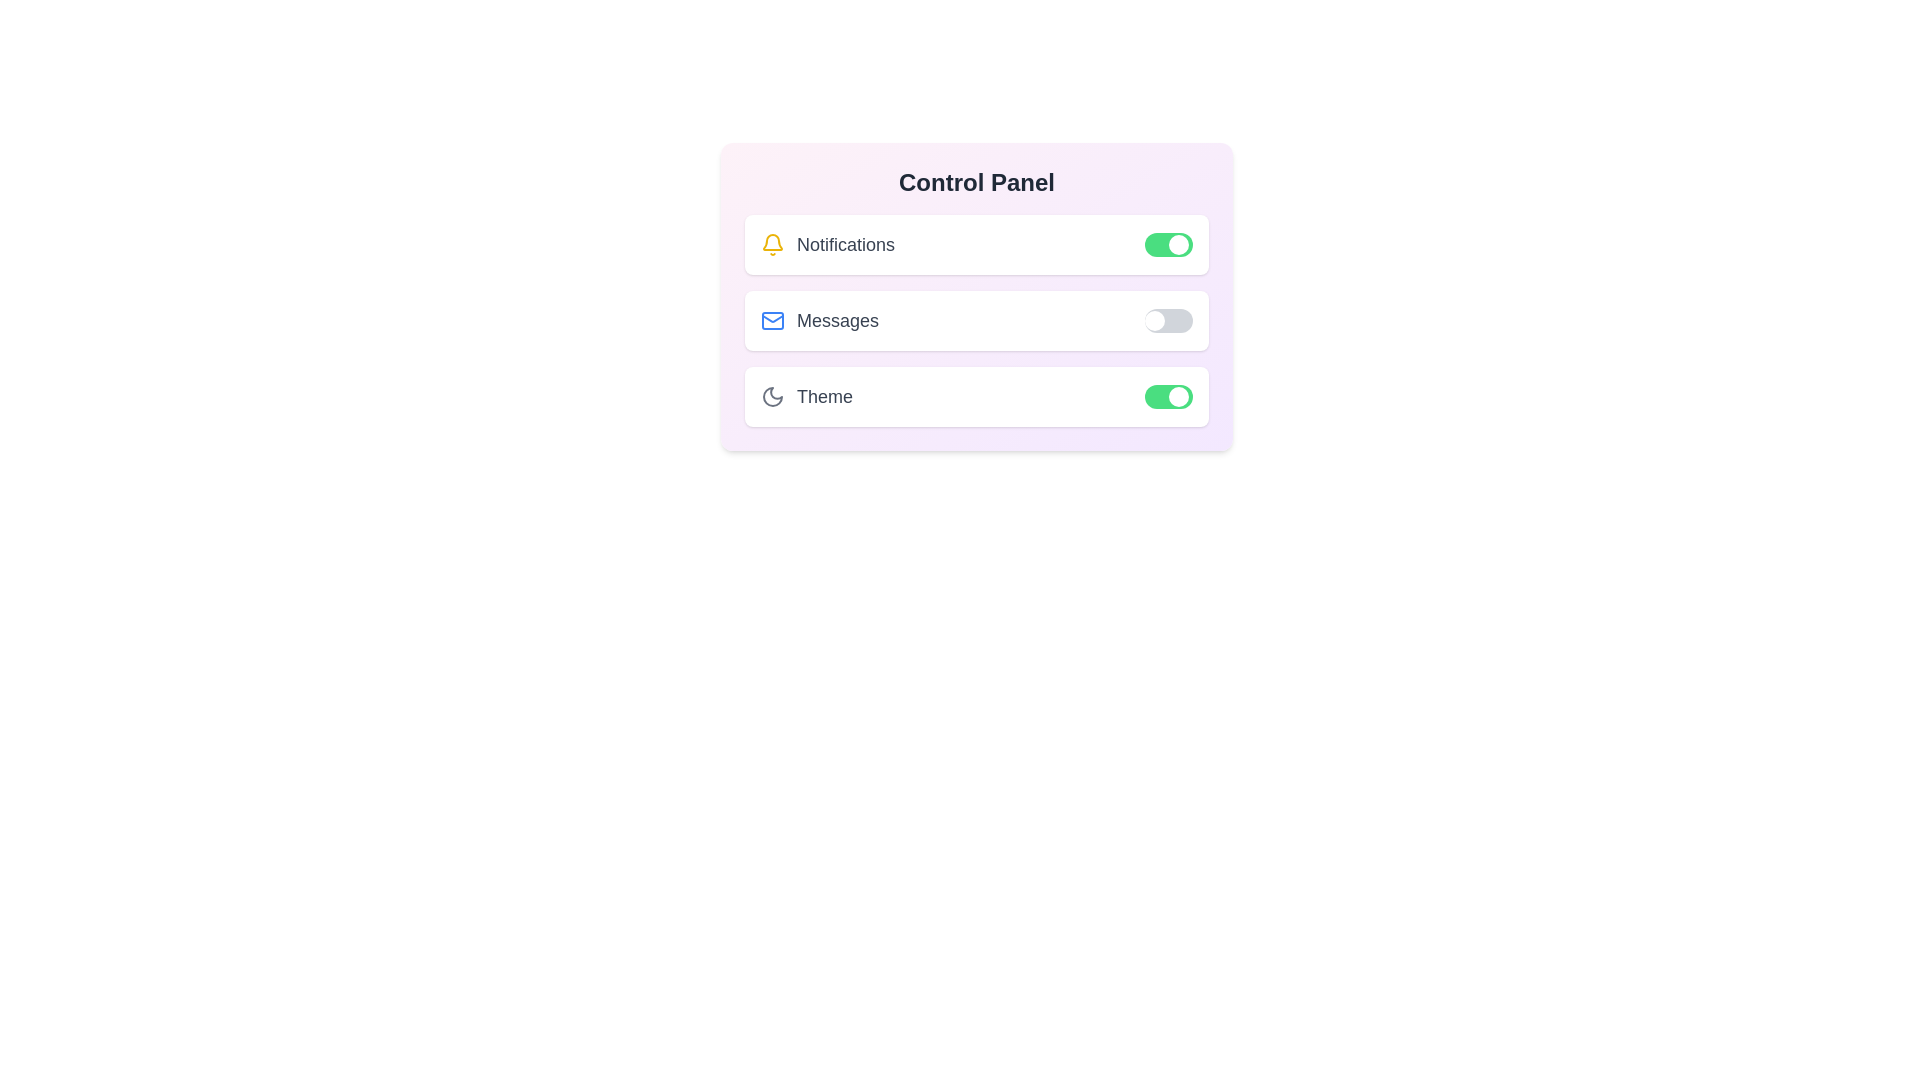  I want to click on the 'Messages' label with the blue envelope icon, which is located in the second row of toggle options in the control panel, so click(820, 319).